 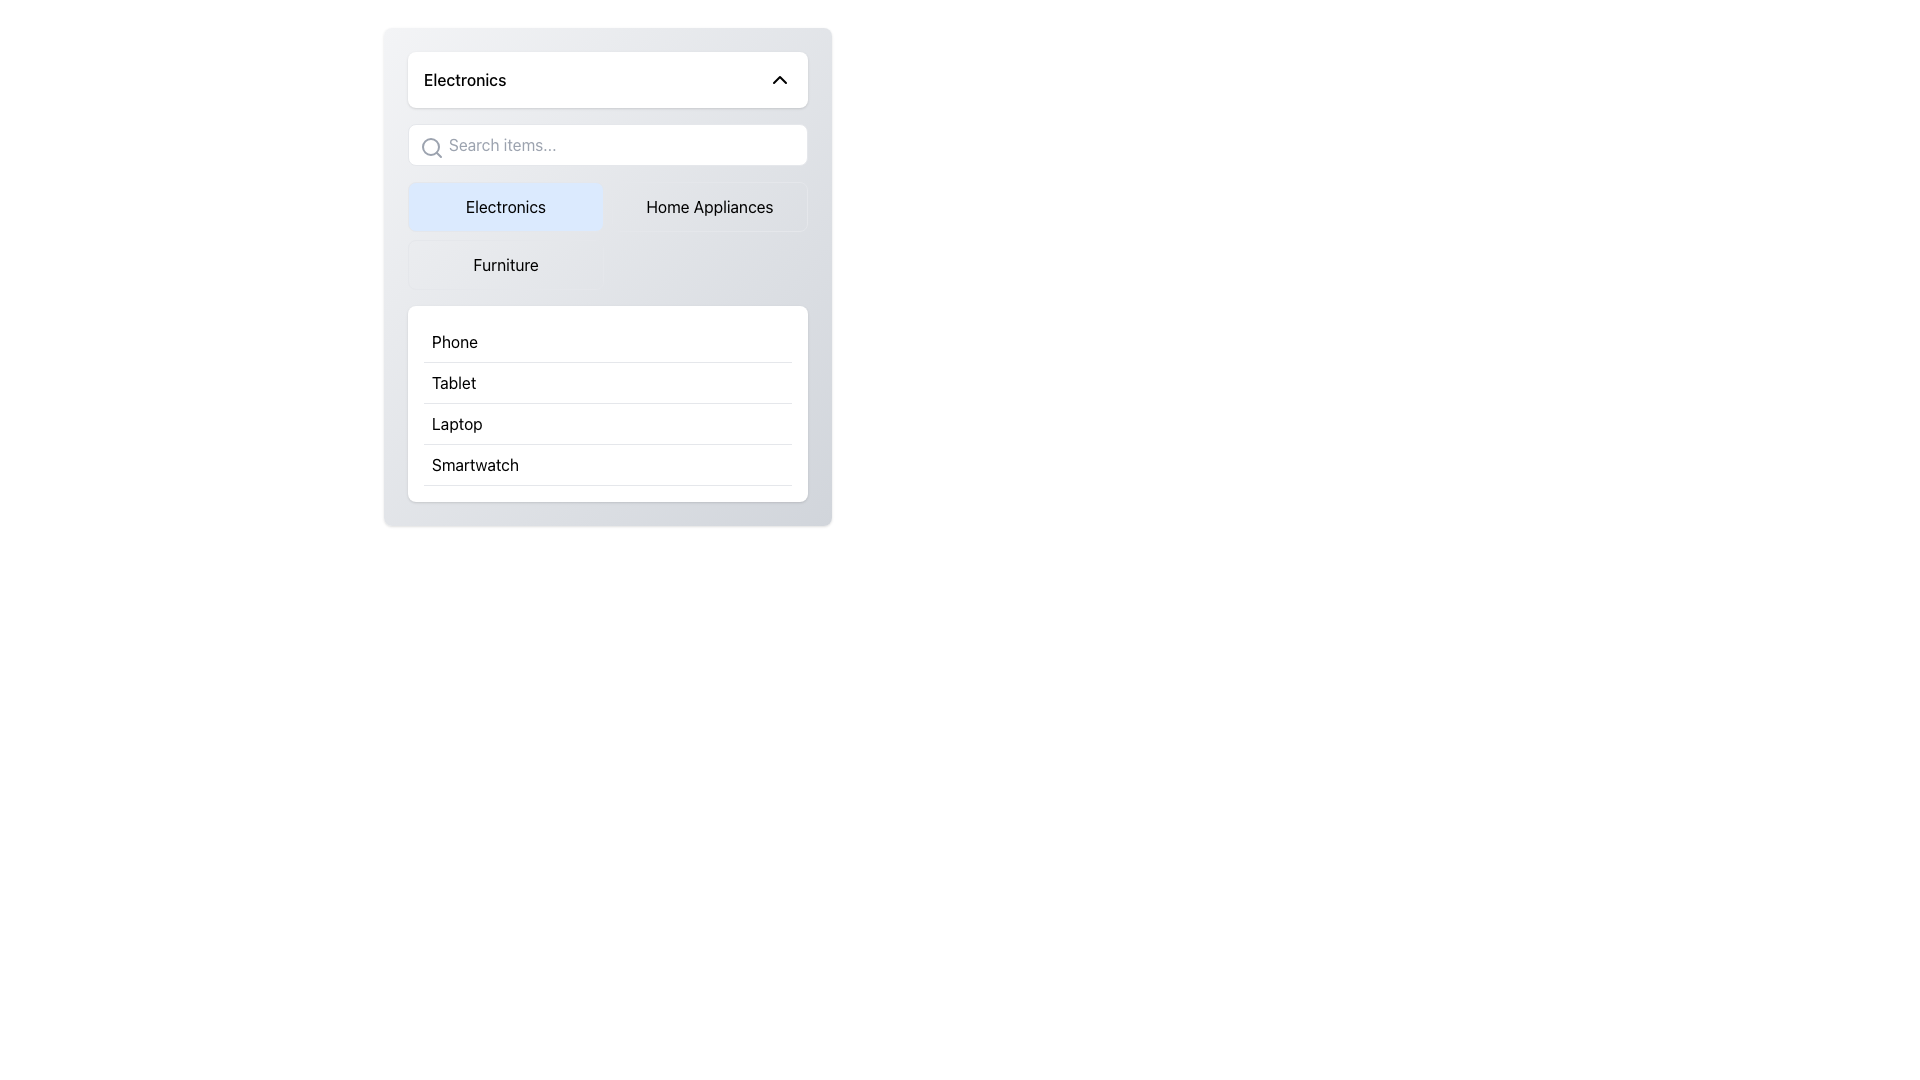 I want to click on the 'Home Appliances' button, which is the second button in a row of three, located to the right of the 'Electronics' button and above the 'Furniture' button, so click(x=710, y=207).